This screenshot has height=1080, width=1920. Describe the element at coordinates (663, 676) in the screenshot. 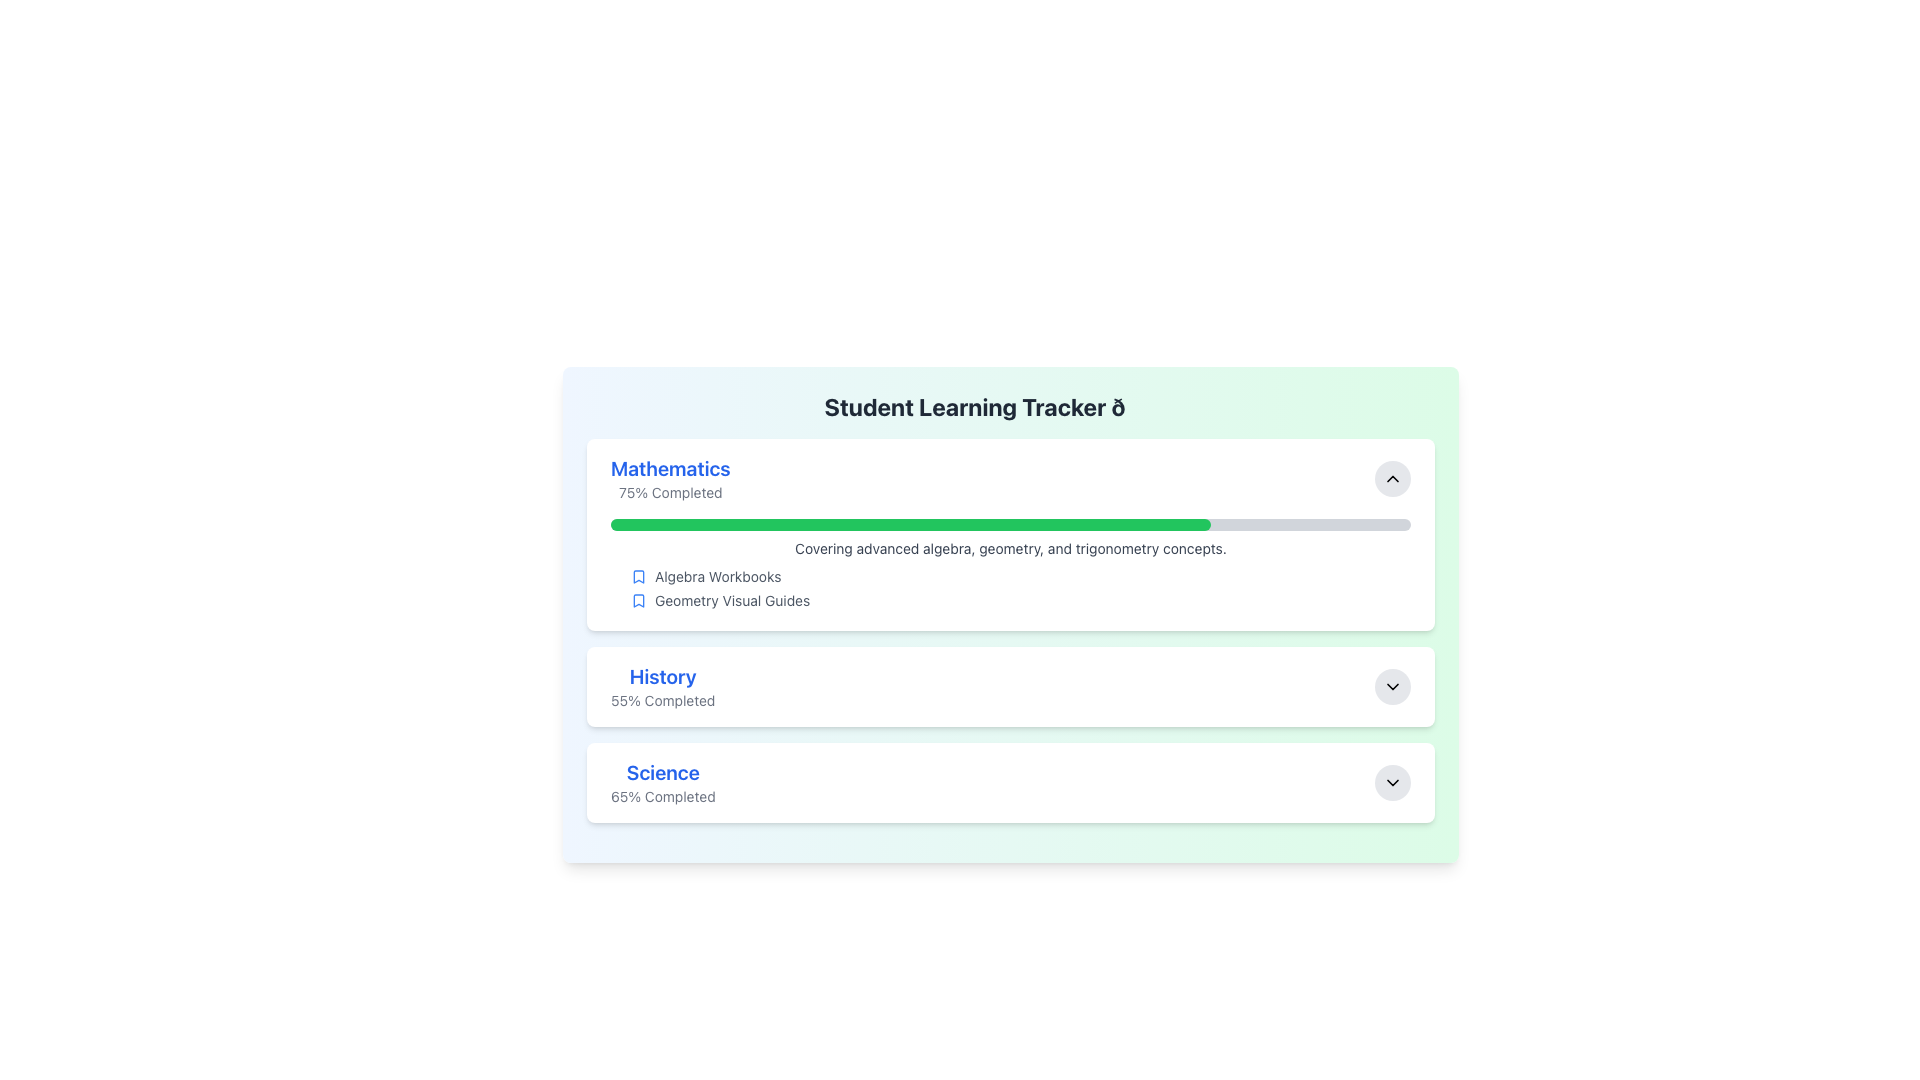

I see `the non-interactive text label representing a specific subject within the progress tracking interface, located between the 'Mathematics' and 'Science' cards` at that location.